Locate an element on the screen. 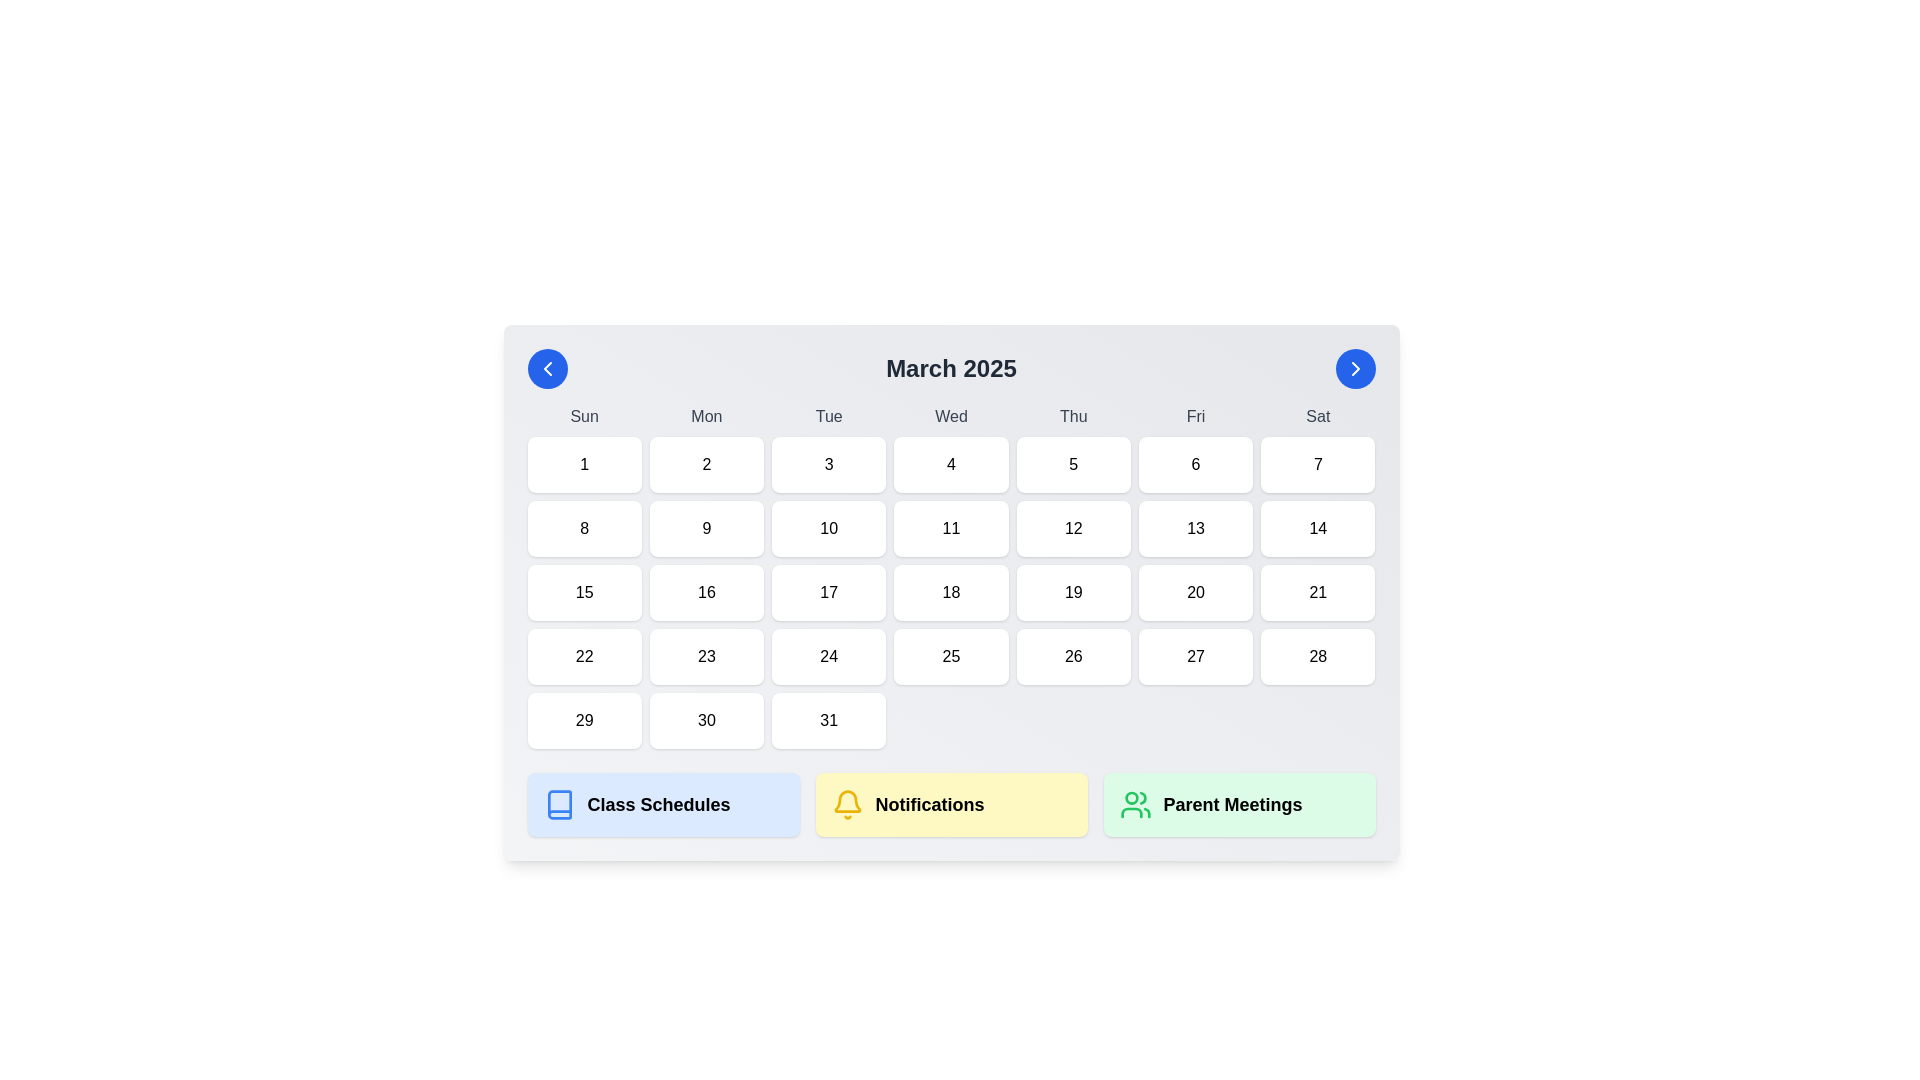  the date cell representing '31' in the calendar grid is located at coordinates (829, 721).